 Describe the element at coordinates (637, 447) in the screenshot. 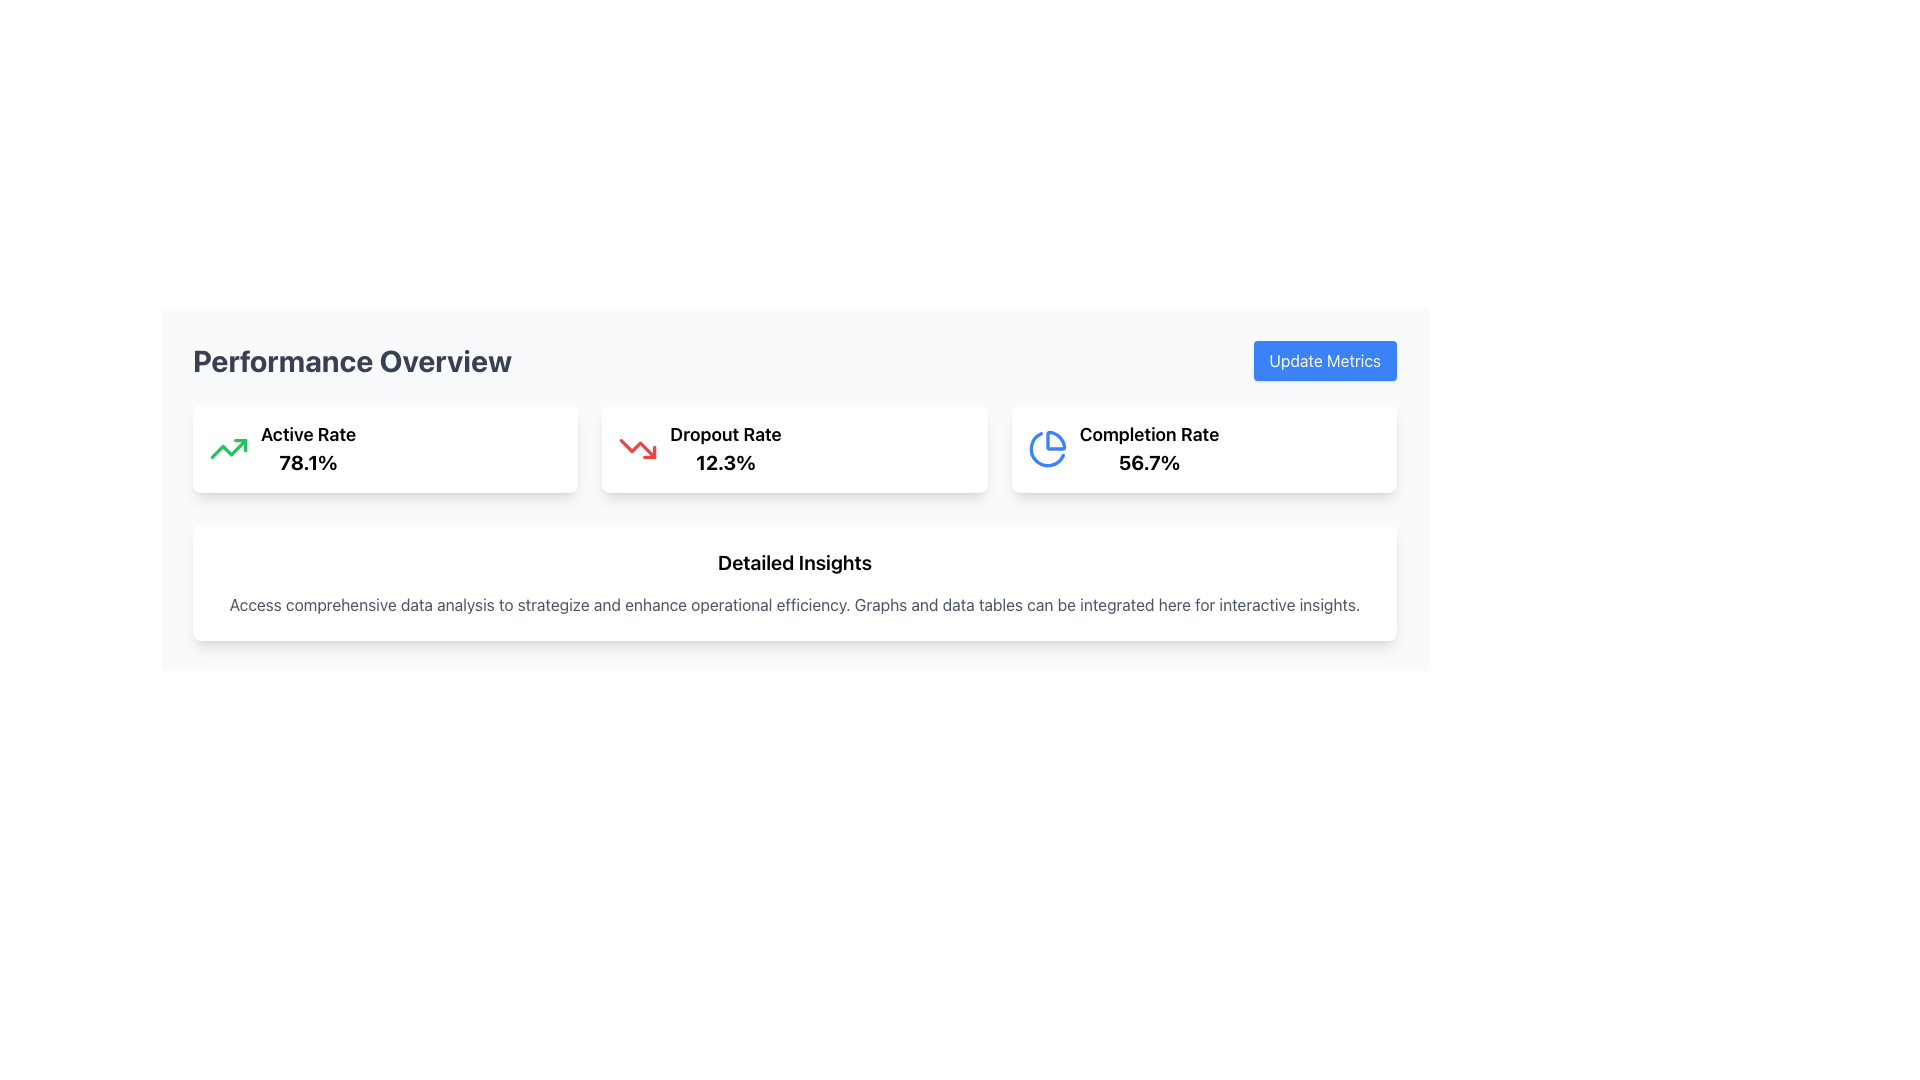

I see `the downward trend icon located in the top left section of the 'Dropout Rate' card, next to the text '12.3%' and 'Dropout Rate'` at that location.